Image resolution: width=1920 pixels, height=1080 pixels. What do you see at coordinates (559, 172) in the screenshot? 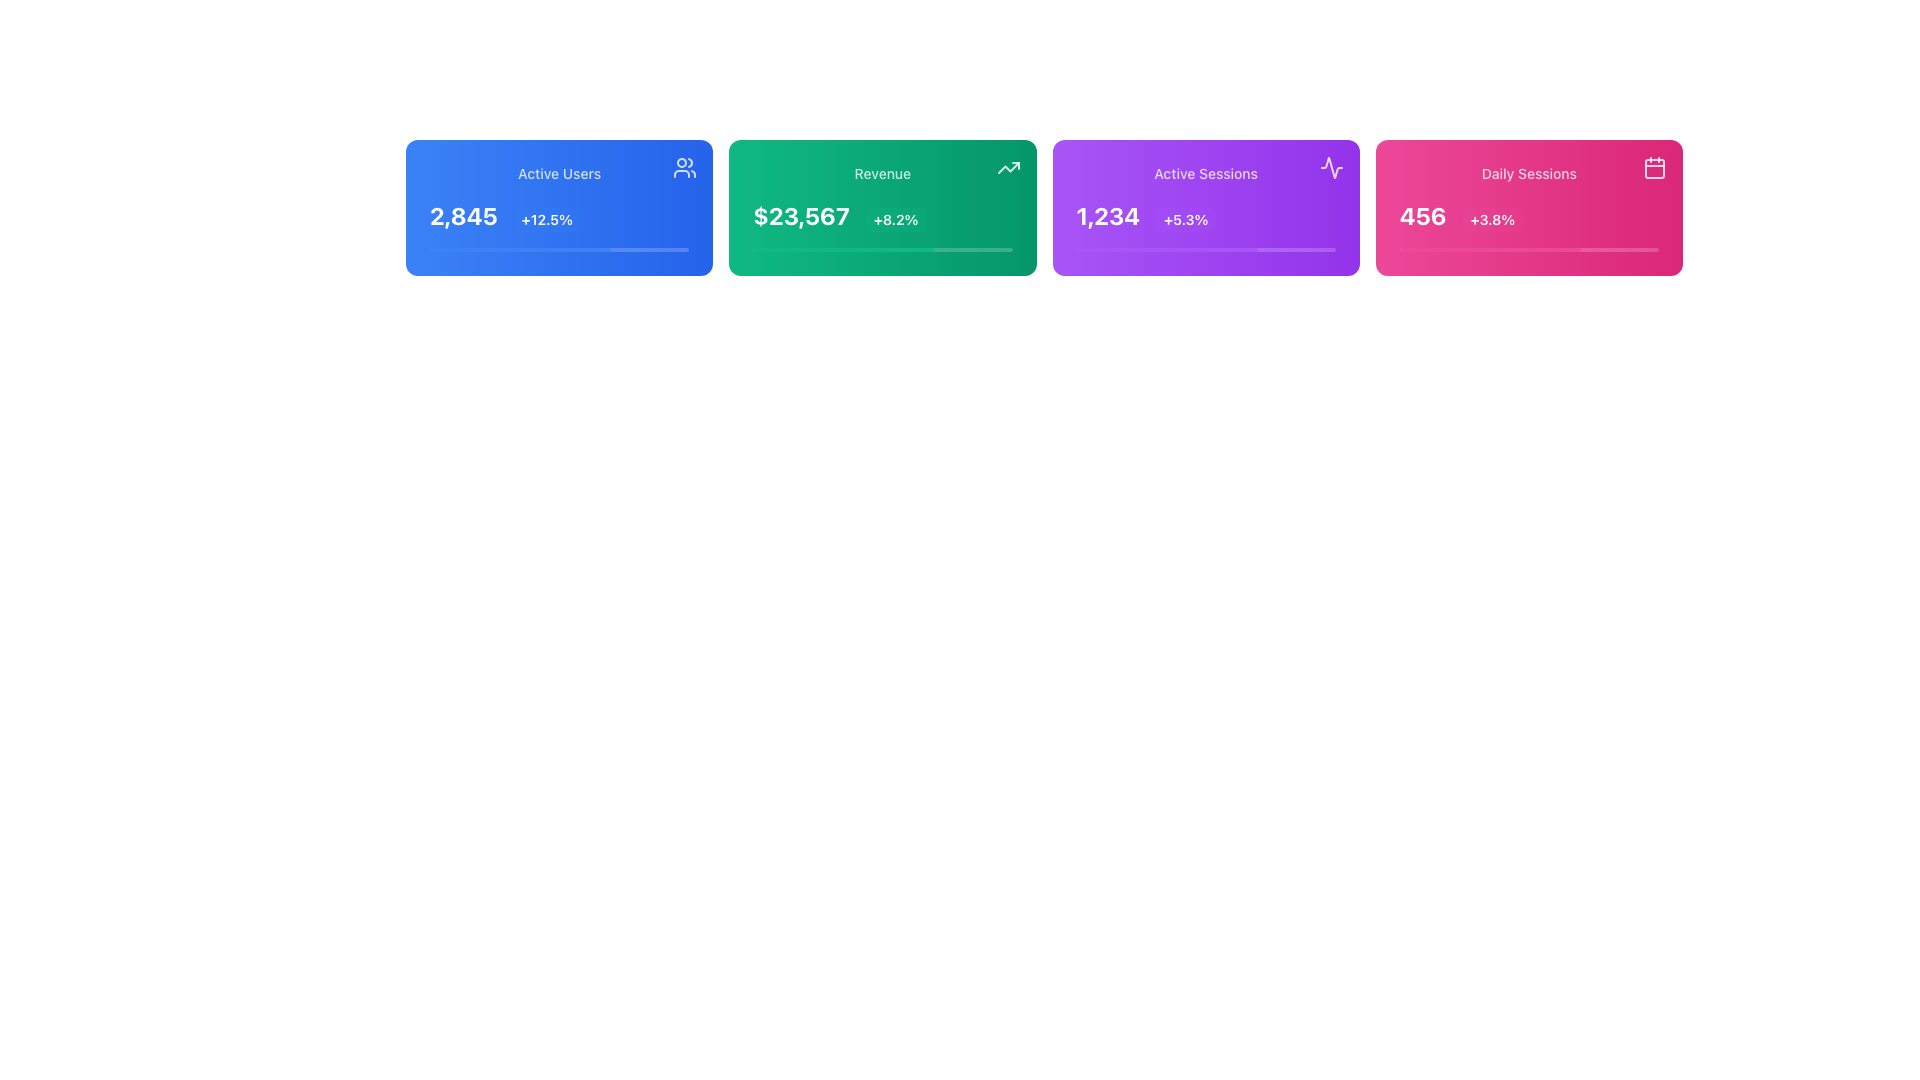
I see `the descriptive label indicating the metric for active users, located at the top section of the blue card containing active user statistics` at bounding box center [559, 172].